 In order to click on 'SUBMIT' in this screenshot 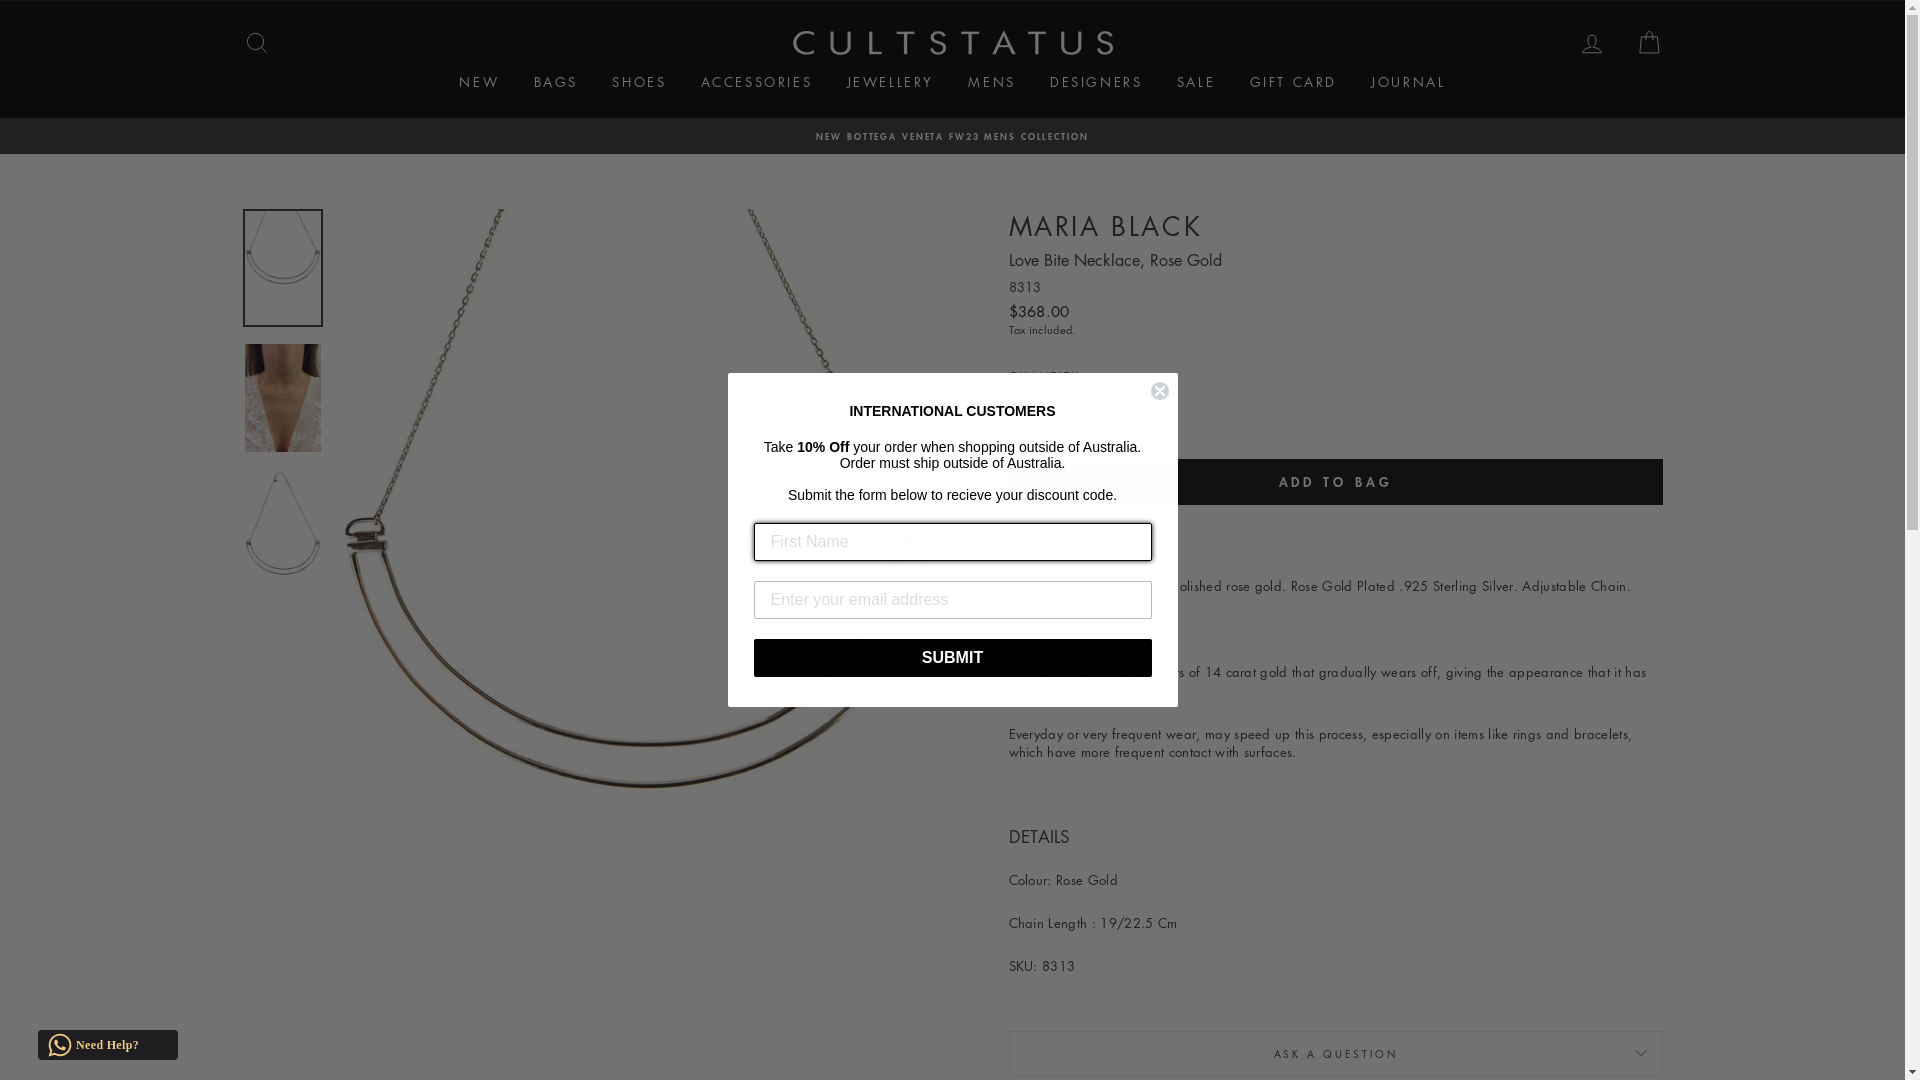, I will do `click(952, 658)`.